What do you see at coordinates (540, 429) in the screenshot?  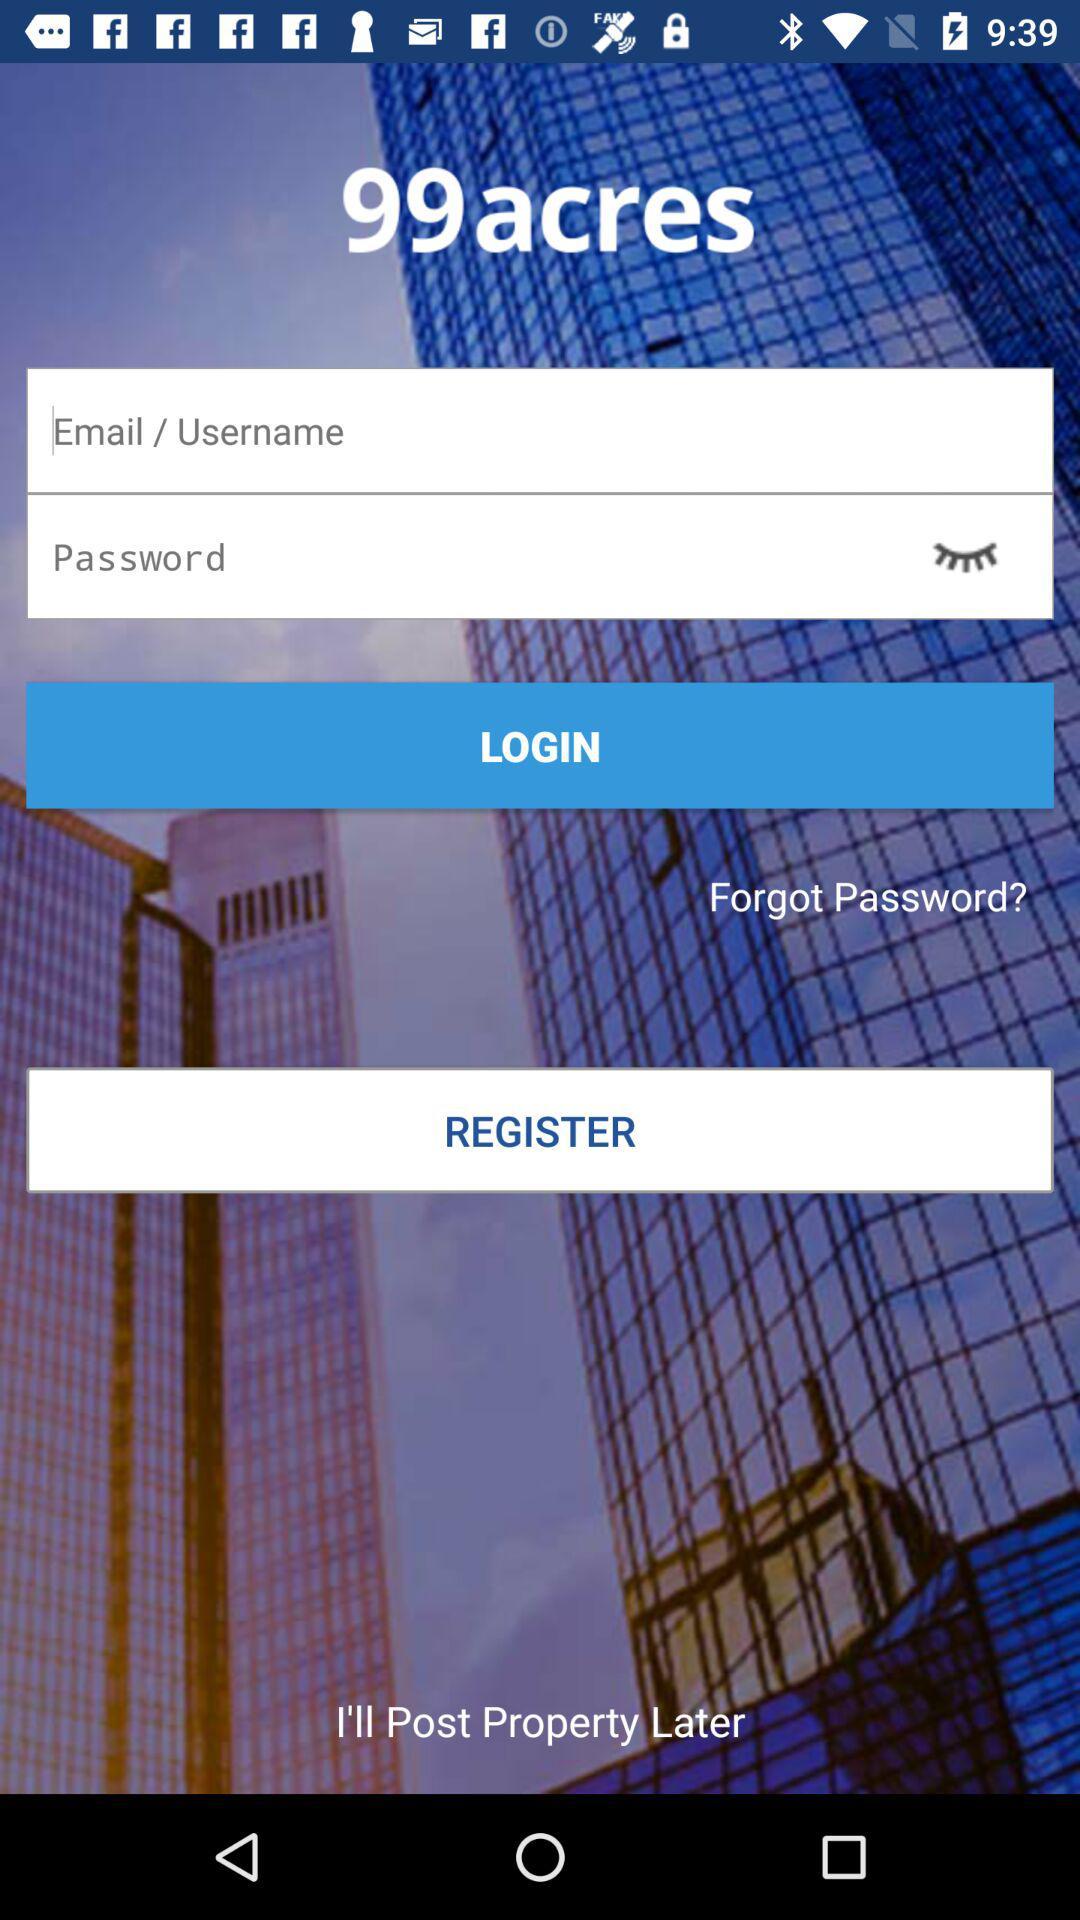 I see `password page` at bounding box center [540, 429].